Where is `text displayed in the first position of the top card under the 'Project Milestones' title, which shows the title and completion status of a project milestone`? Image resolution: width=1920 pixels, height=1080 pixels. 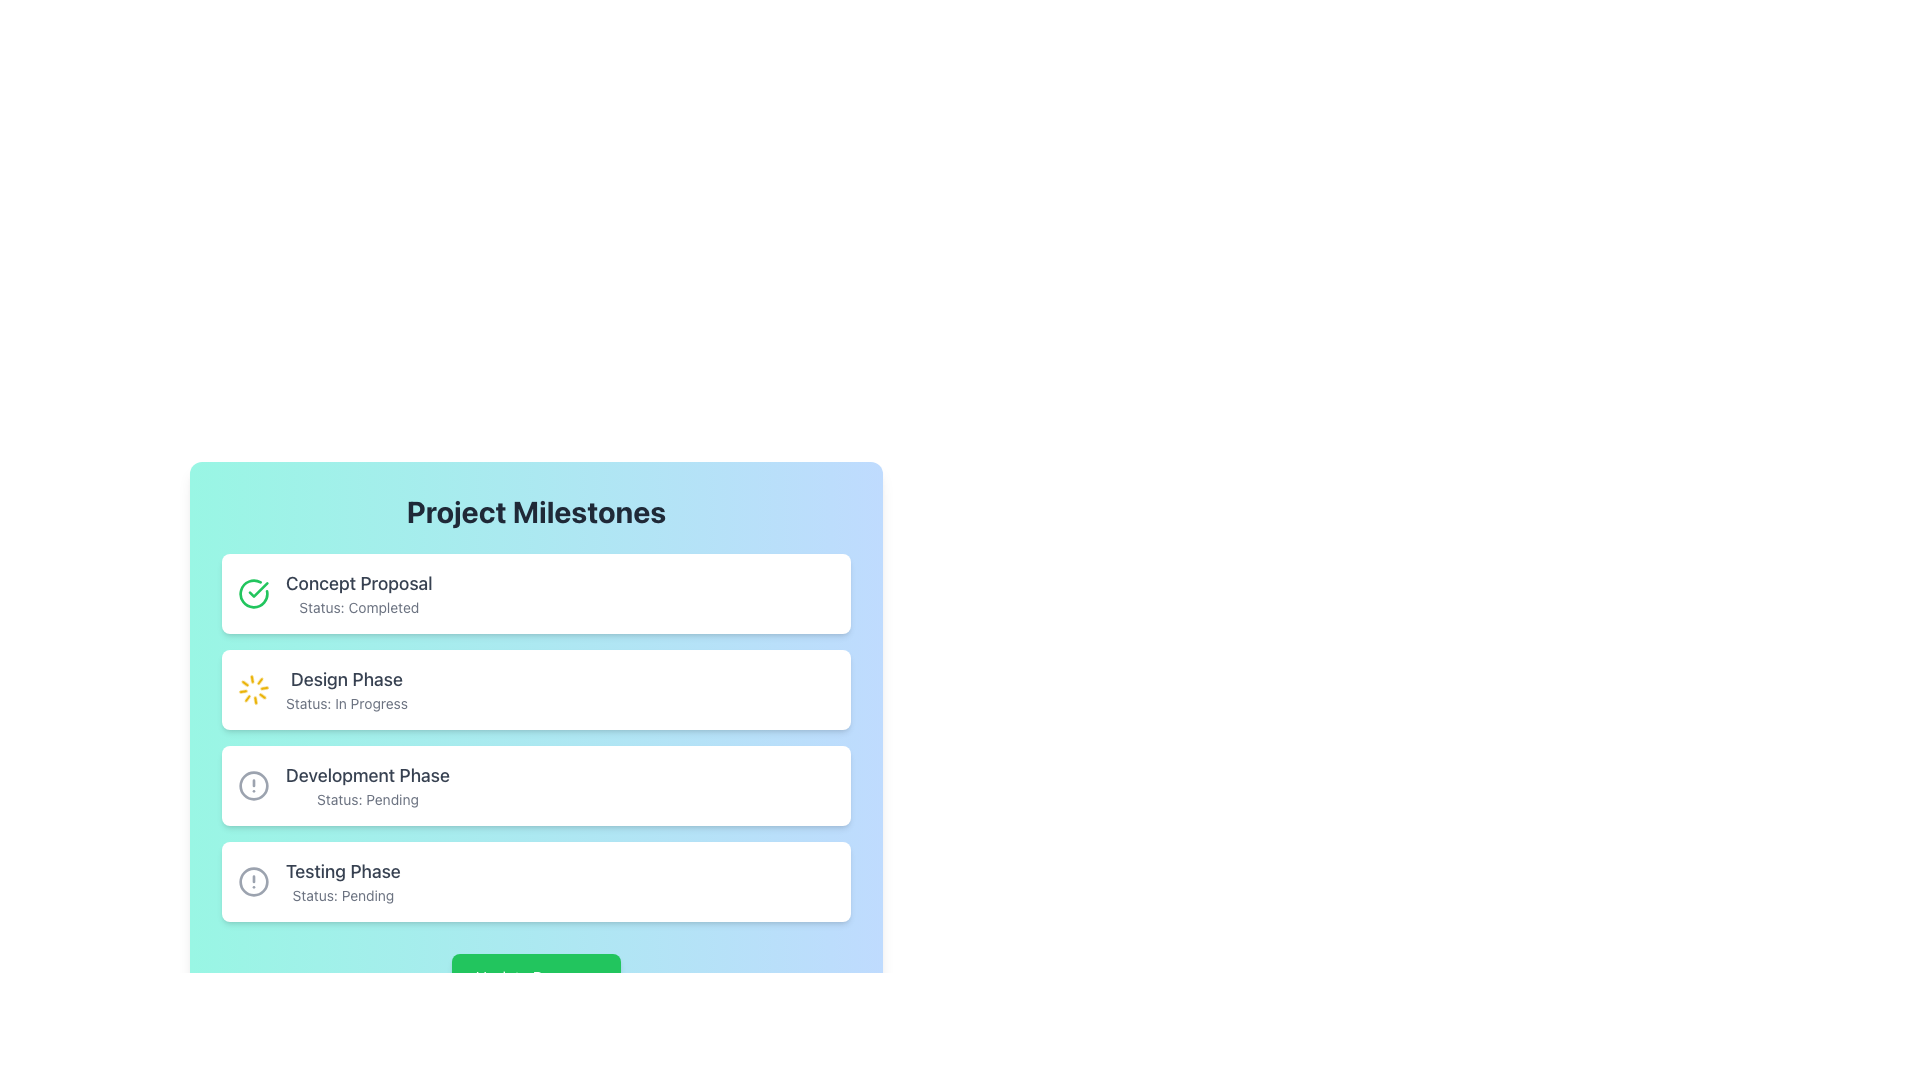
text displayed in the first position of the top card under the 'Project Milestones' title, which shows the title and completion status of a project milestone is located at coordinates (359, 593).